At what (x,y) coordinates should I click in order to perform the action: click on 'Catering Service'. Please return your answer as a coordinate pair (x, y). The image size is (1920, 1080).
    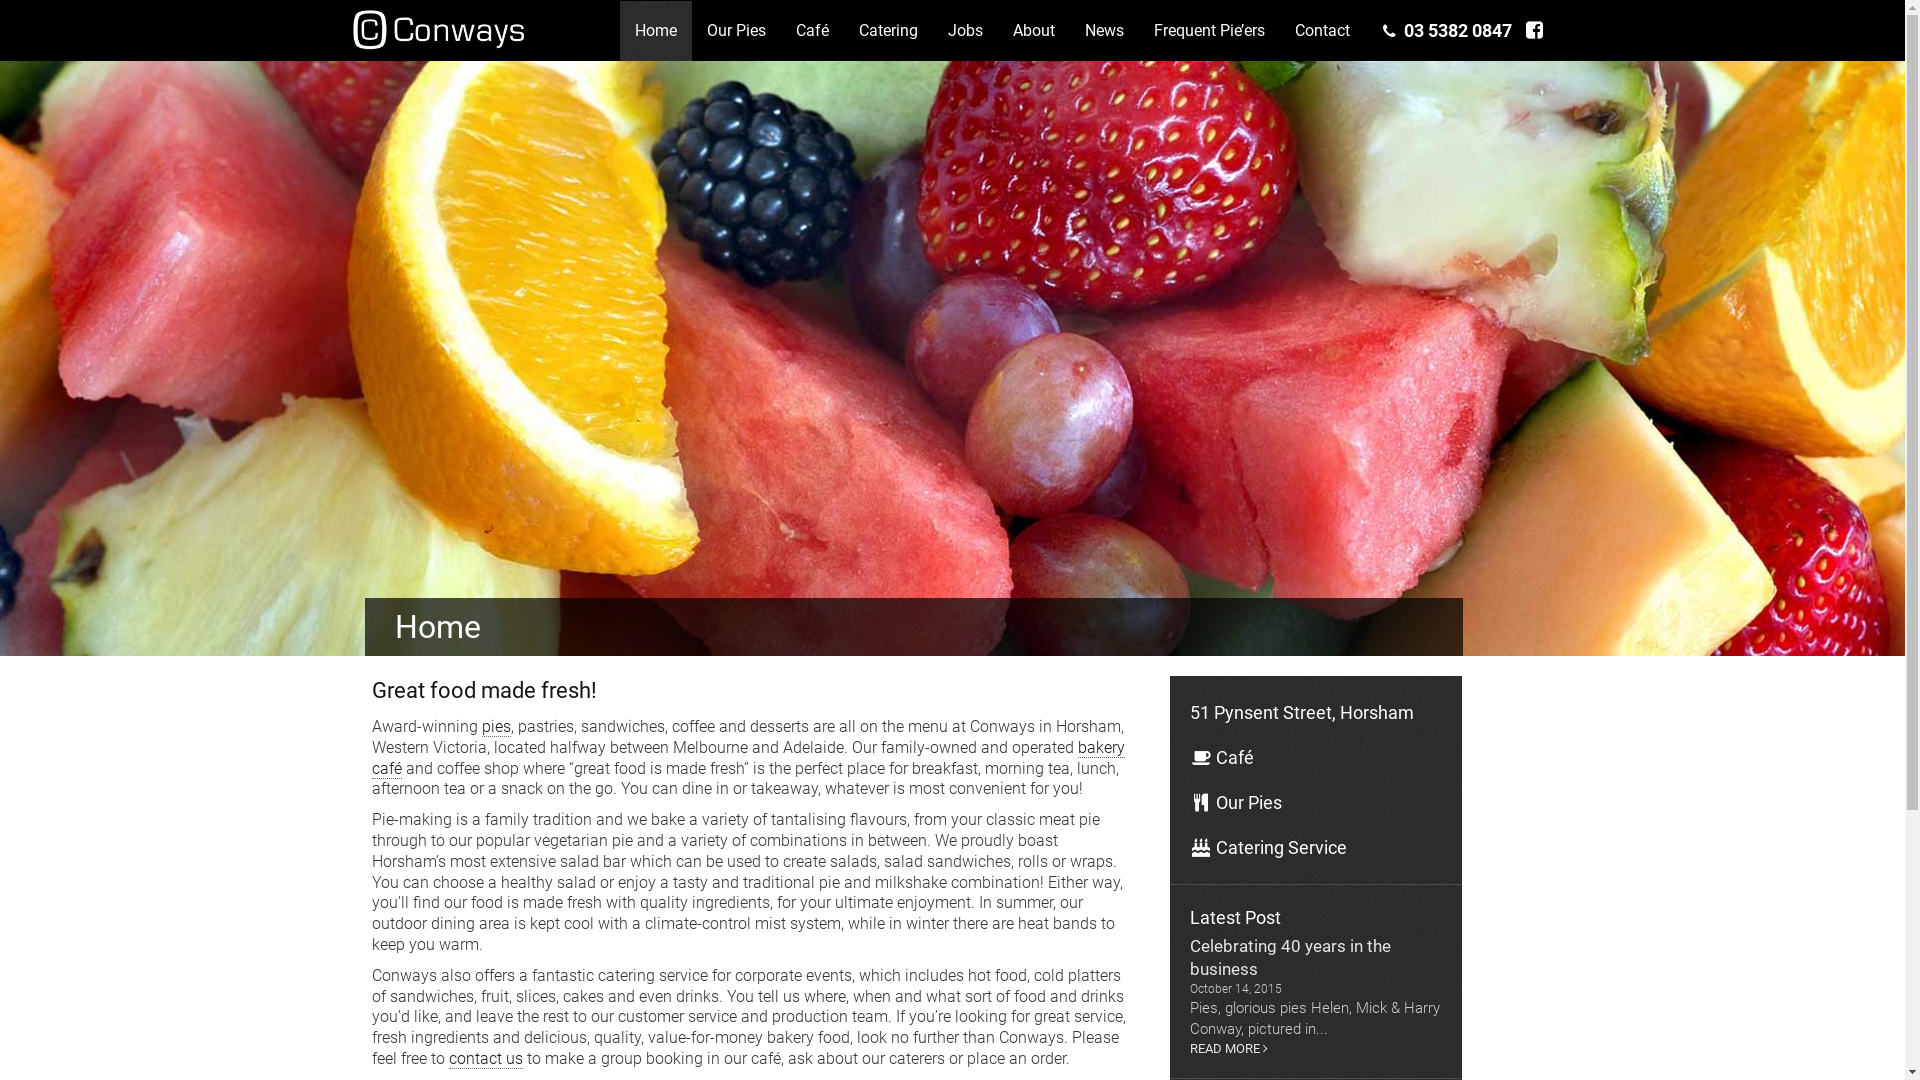
    Looking at the image, I should click on (1315, 847).